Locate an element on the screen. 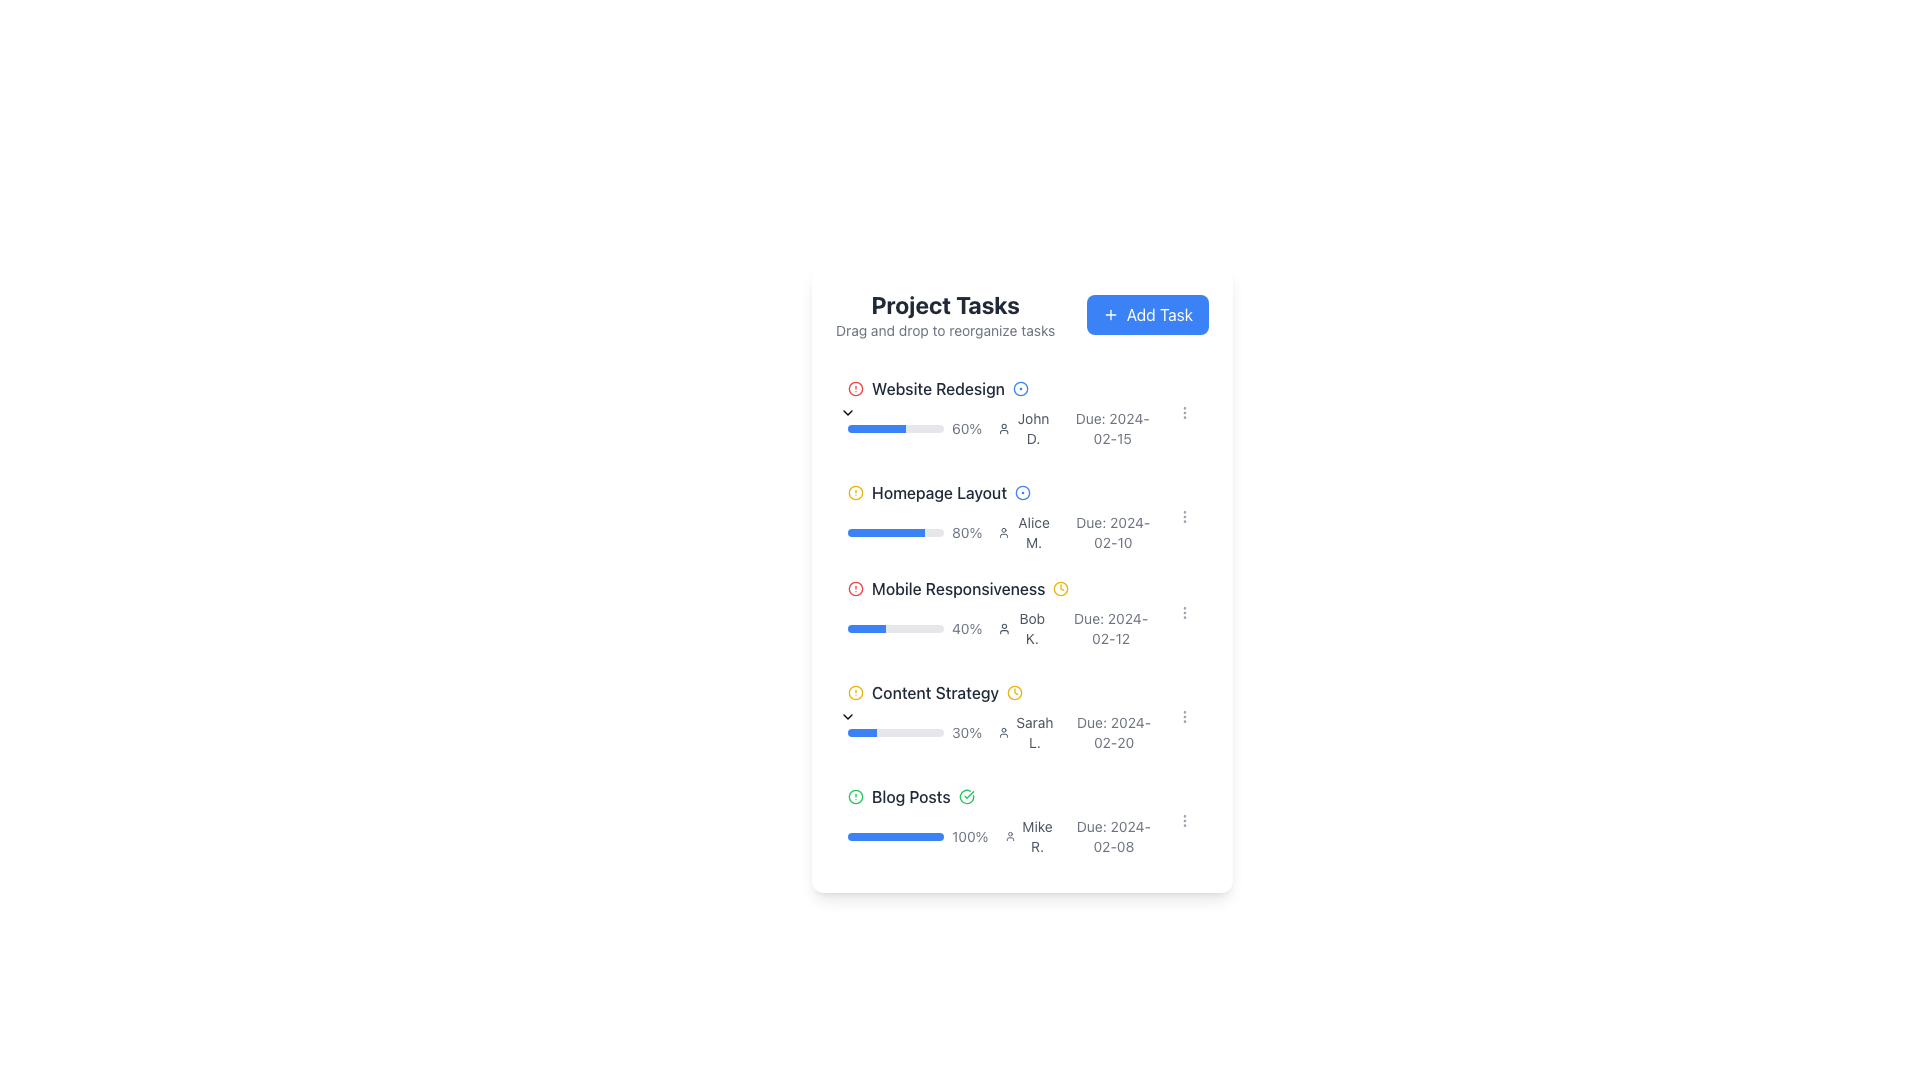 This screenshot has width=1920, height=1080. the user icon resembling a human figure, which is positioned before the text 'Sarah L.' in the 'Content Strategy' row is located at coordinates (1004, 732).